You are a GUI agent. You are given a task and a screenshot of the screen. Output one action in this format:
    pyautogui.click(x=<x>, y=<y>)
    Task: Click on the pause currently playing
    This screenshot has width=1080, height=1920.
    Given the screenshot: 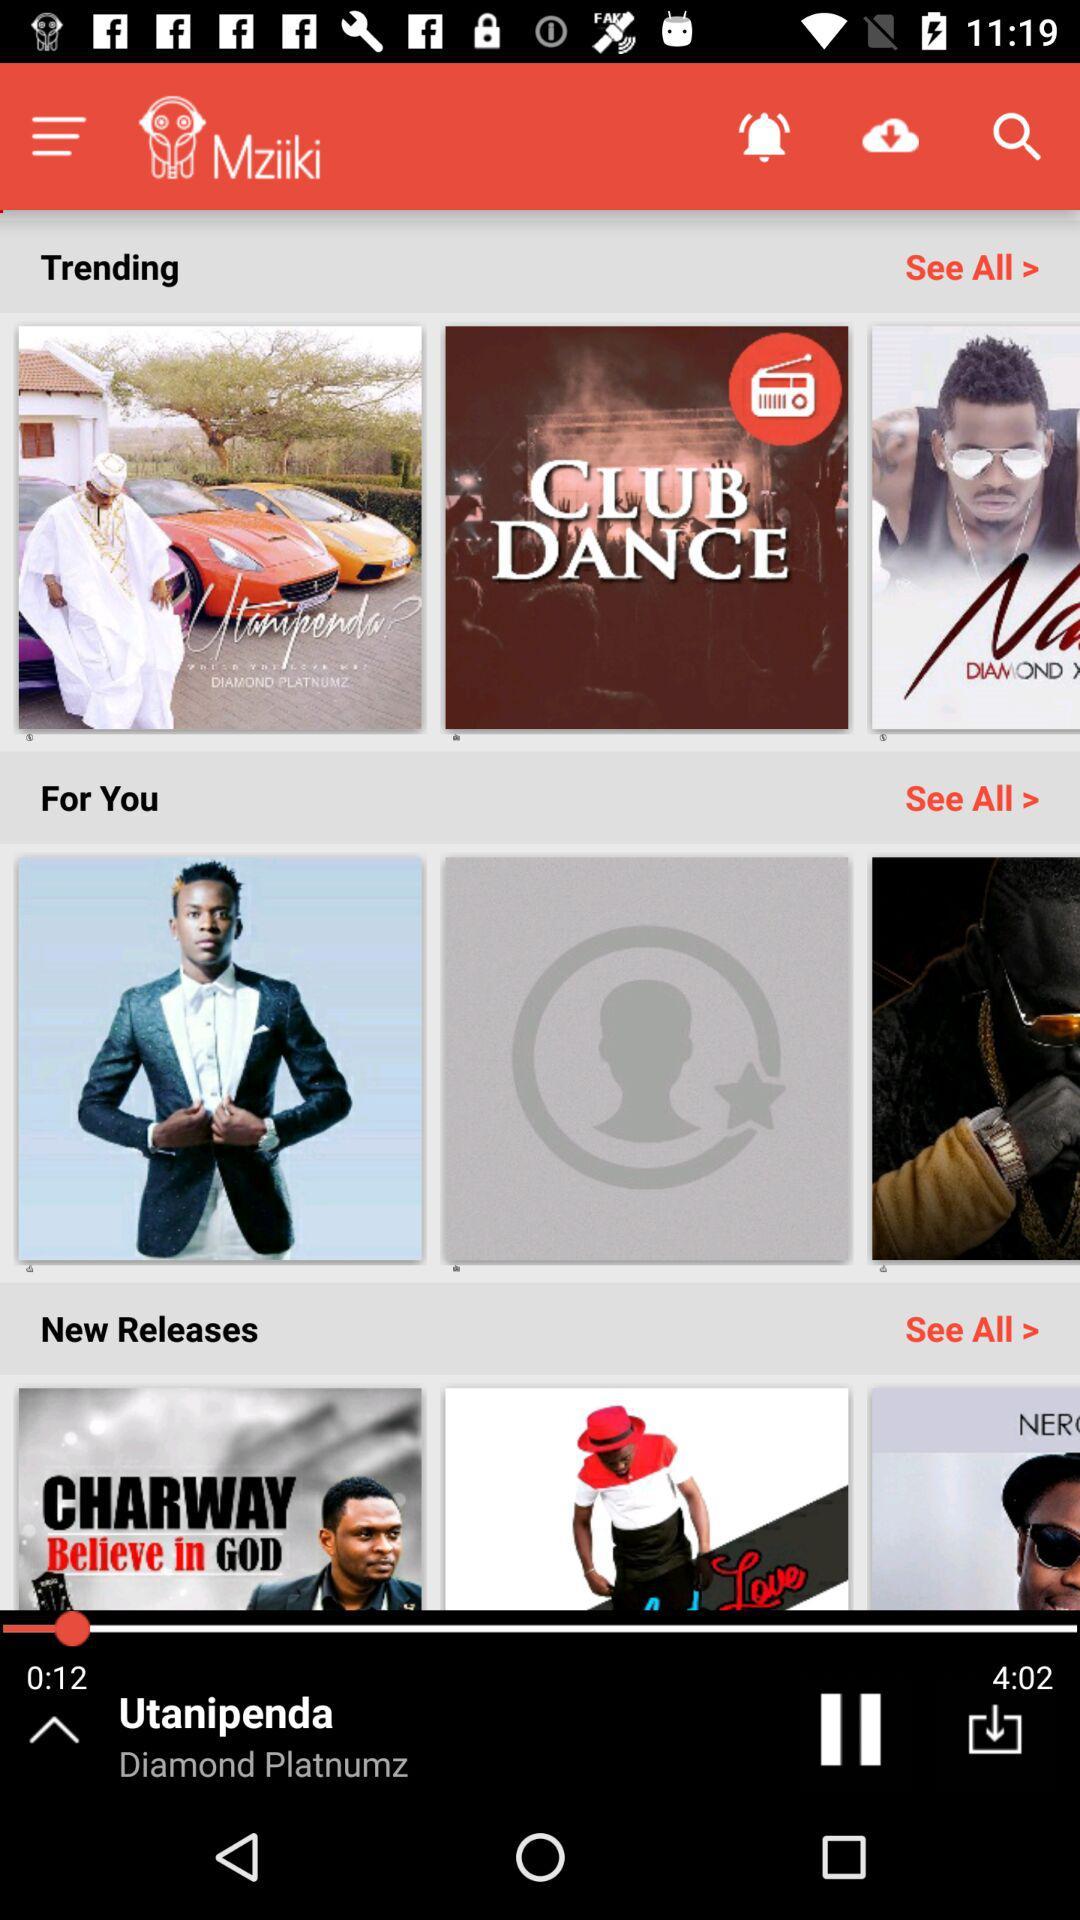 What is the action you would take?
    pyautogui.click(x=854, y=1733)
    